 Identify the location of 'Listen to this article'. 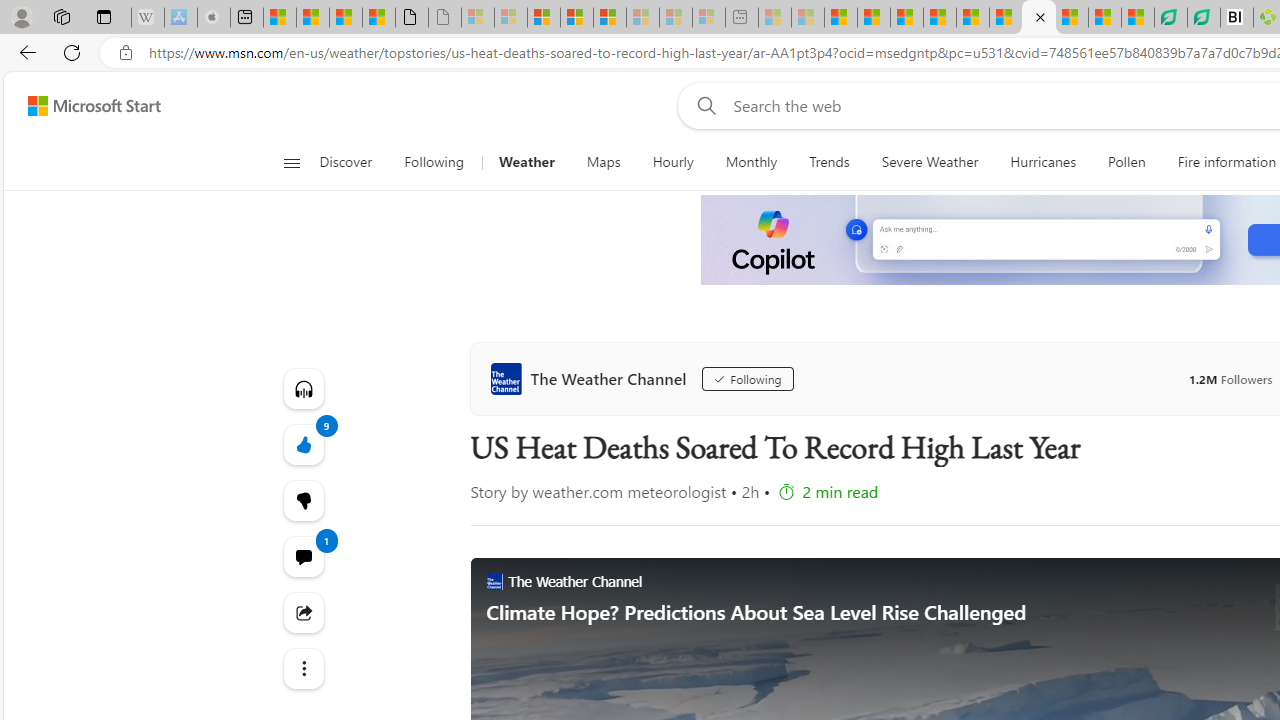
(302, 388).